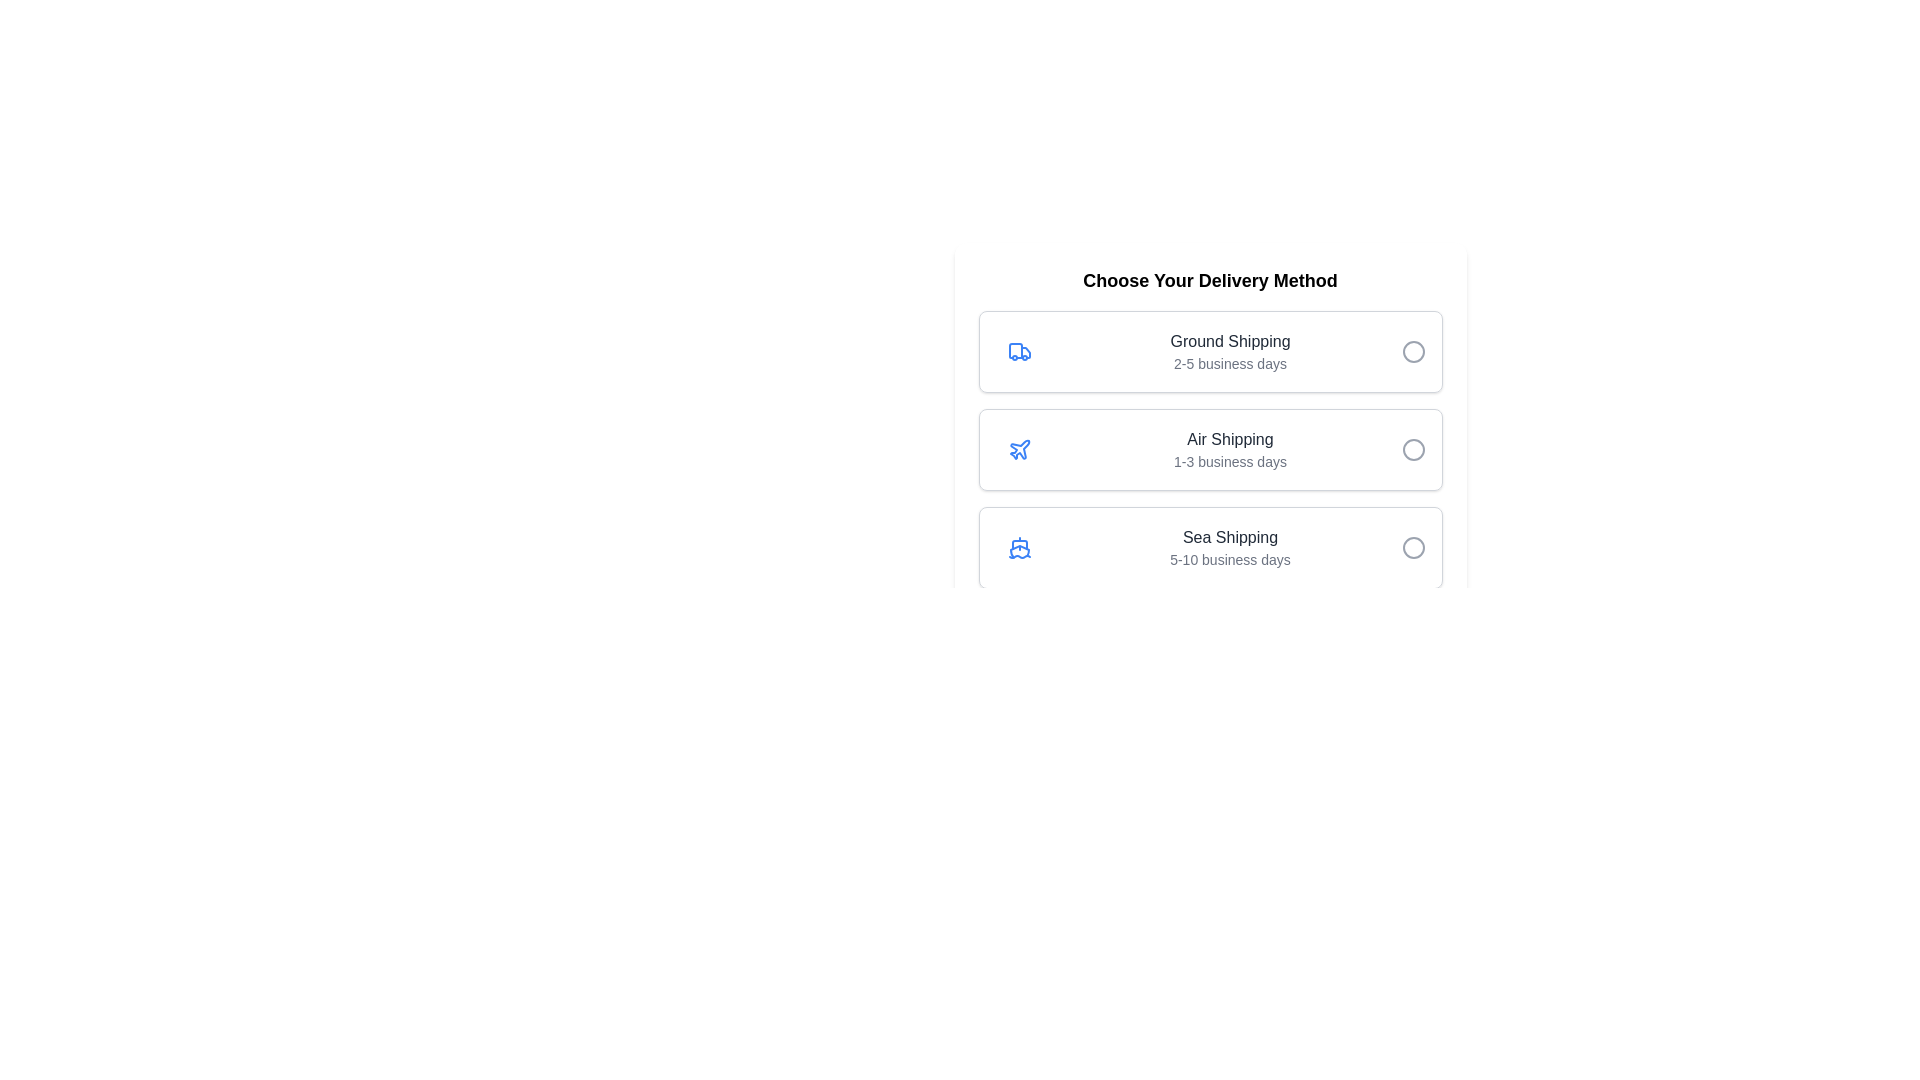 Image resolution: width=1920 pixels, height=1080 pixels. What do you see at coordinates (1412, 350) in the screenshot?
I see `the 'Ground Shipping' radio button` at bounding box center [1412, 350].